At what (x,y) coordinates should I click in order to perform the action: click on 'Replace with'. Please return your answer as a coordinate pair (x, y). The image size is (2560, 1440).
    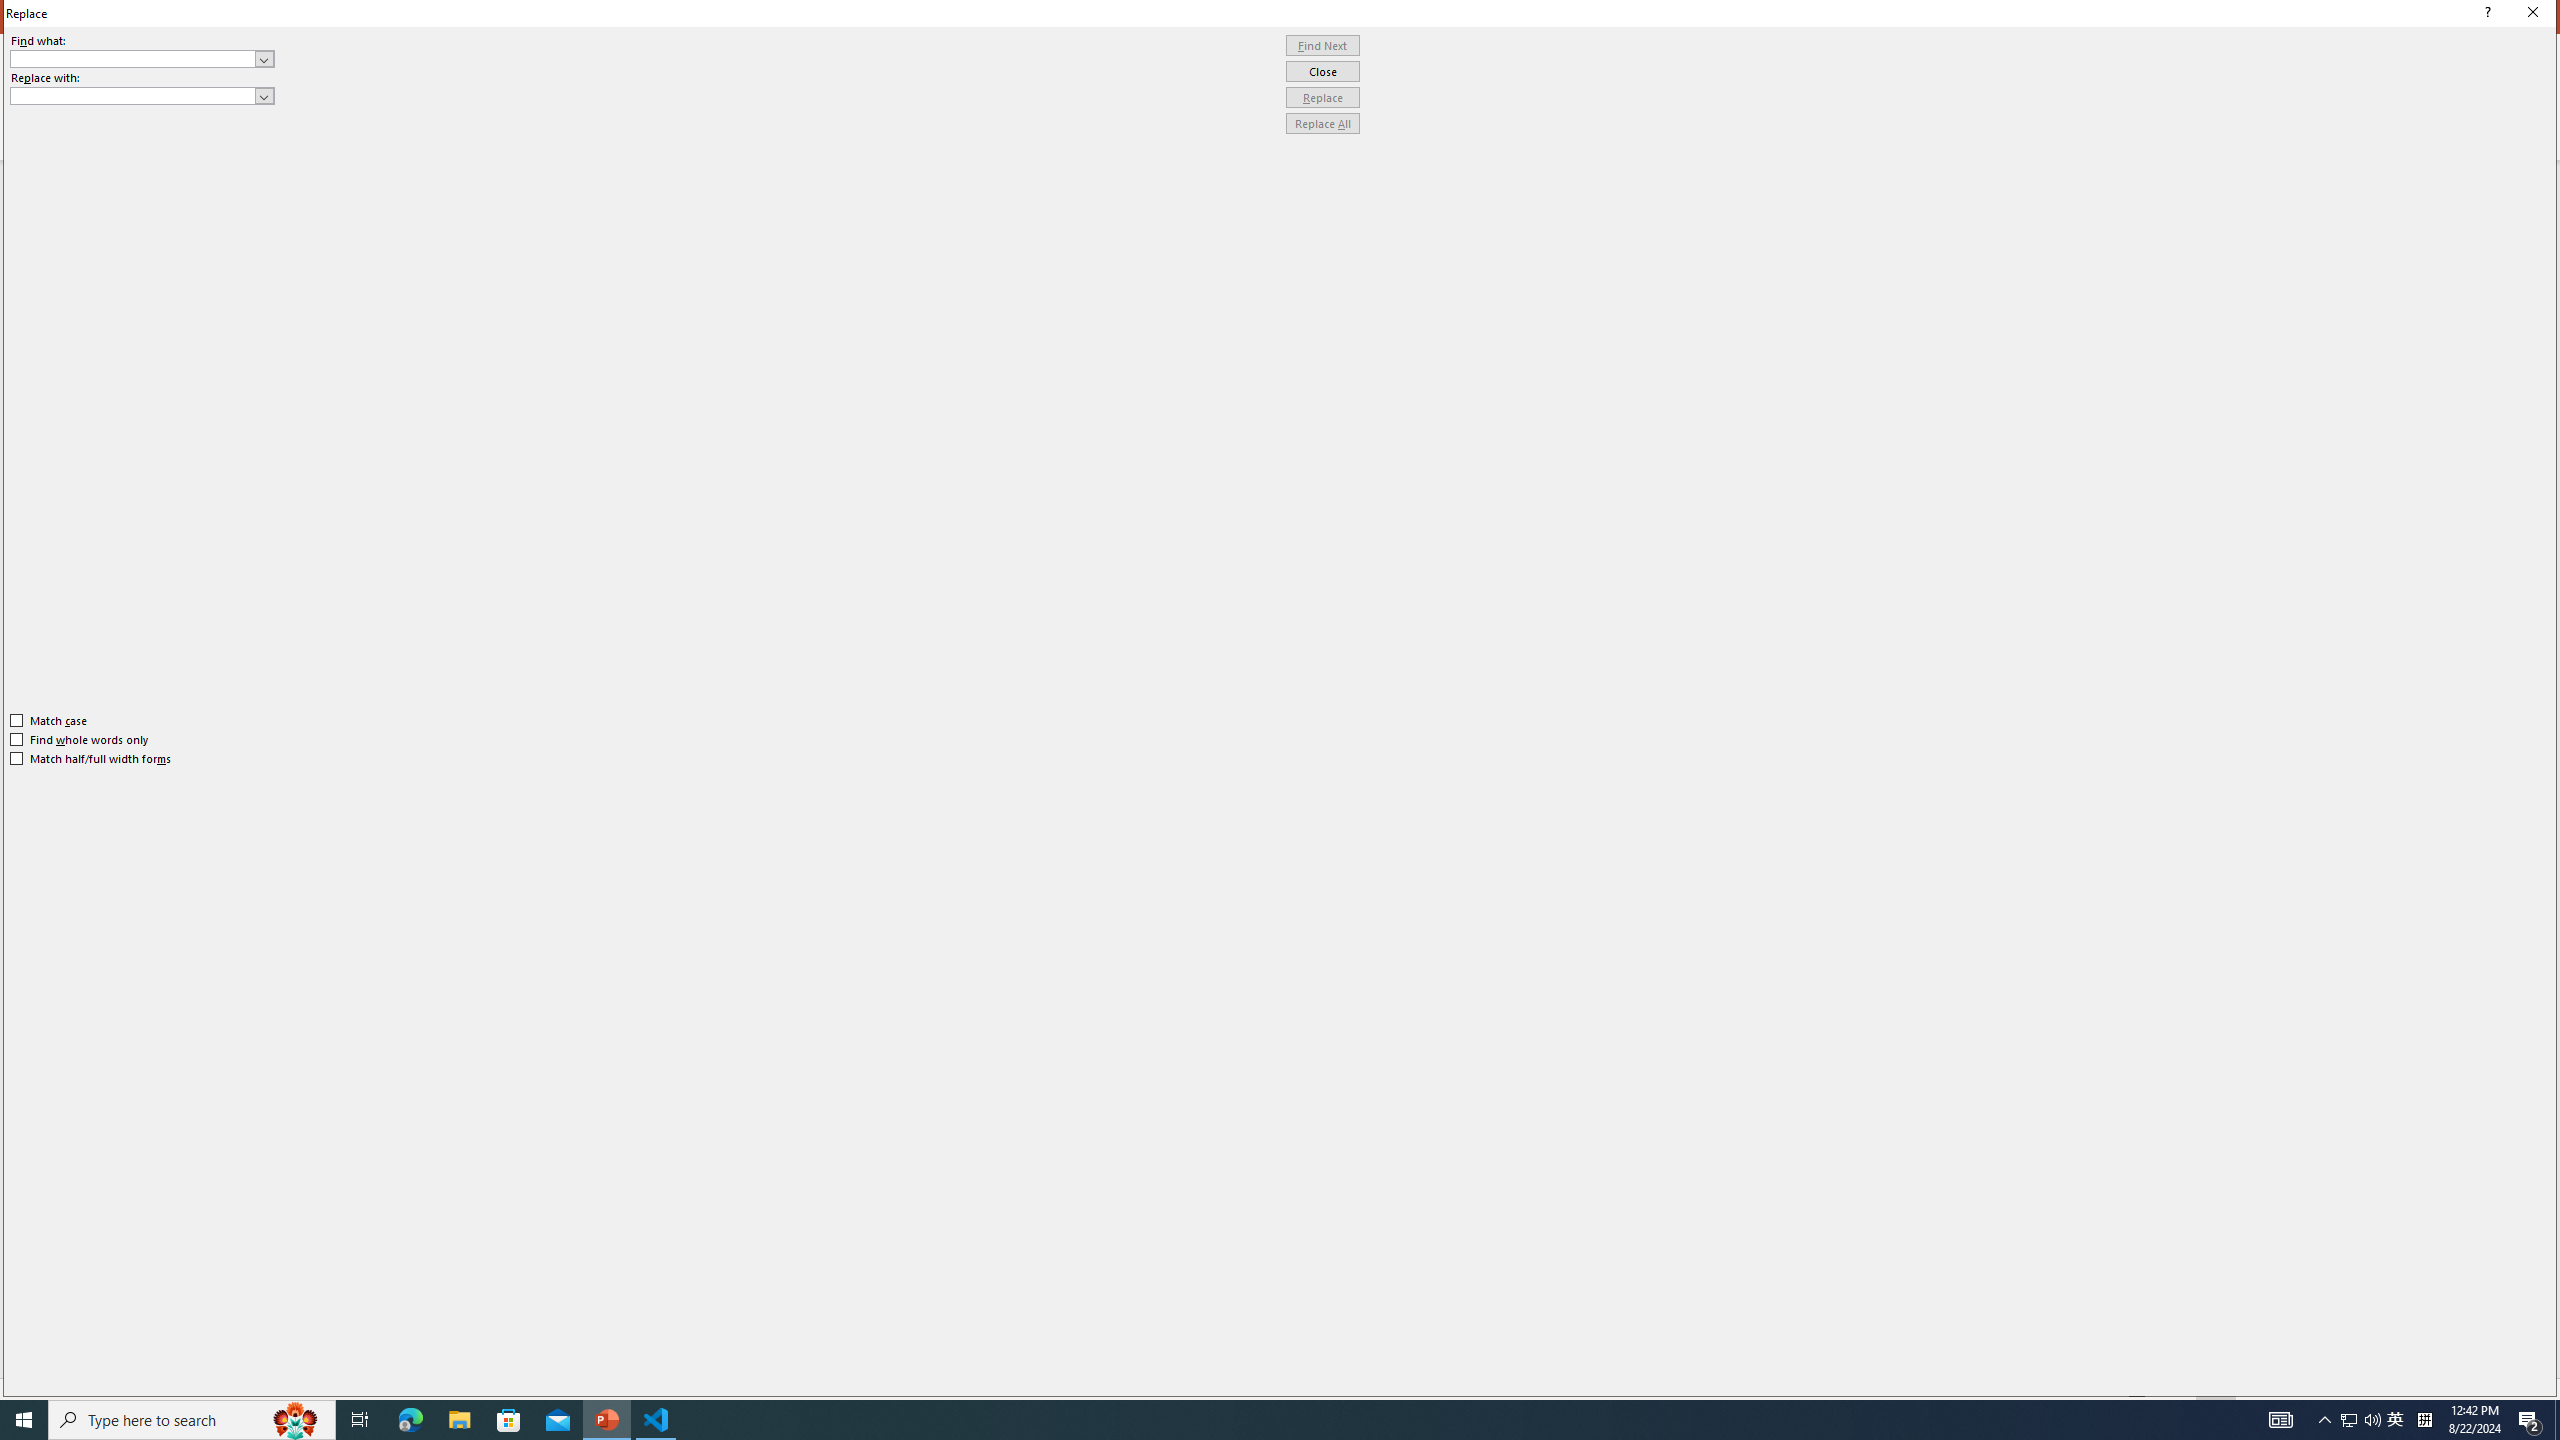
    Looking at the image, I should click on (133, 95).